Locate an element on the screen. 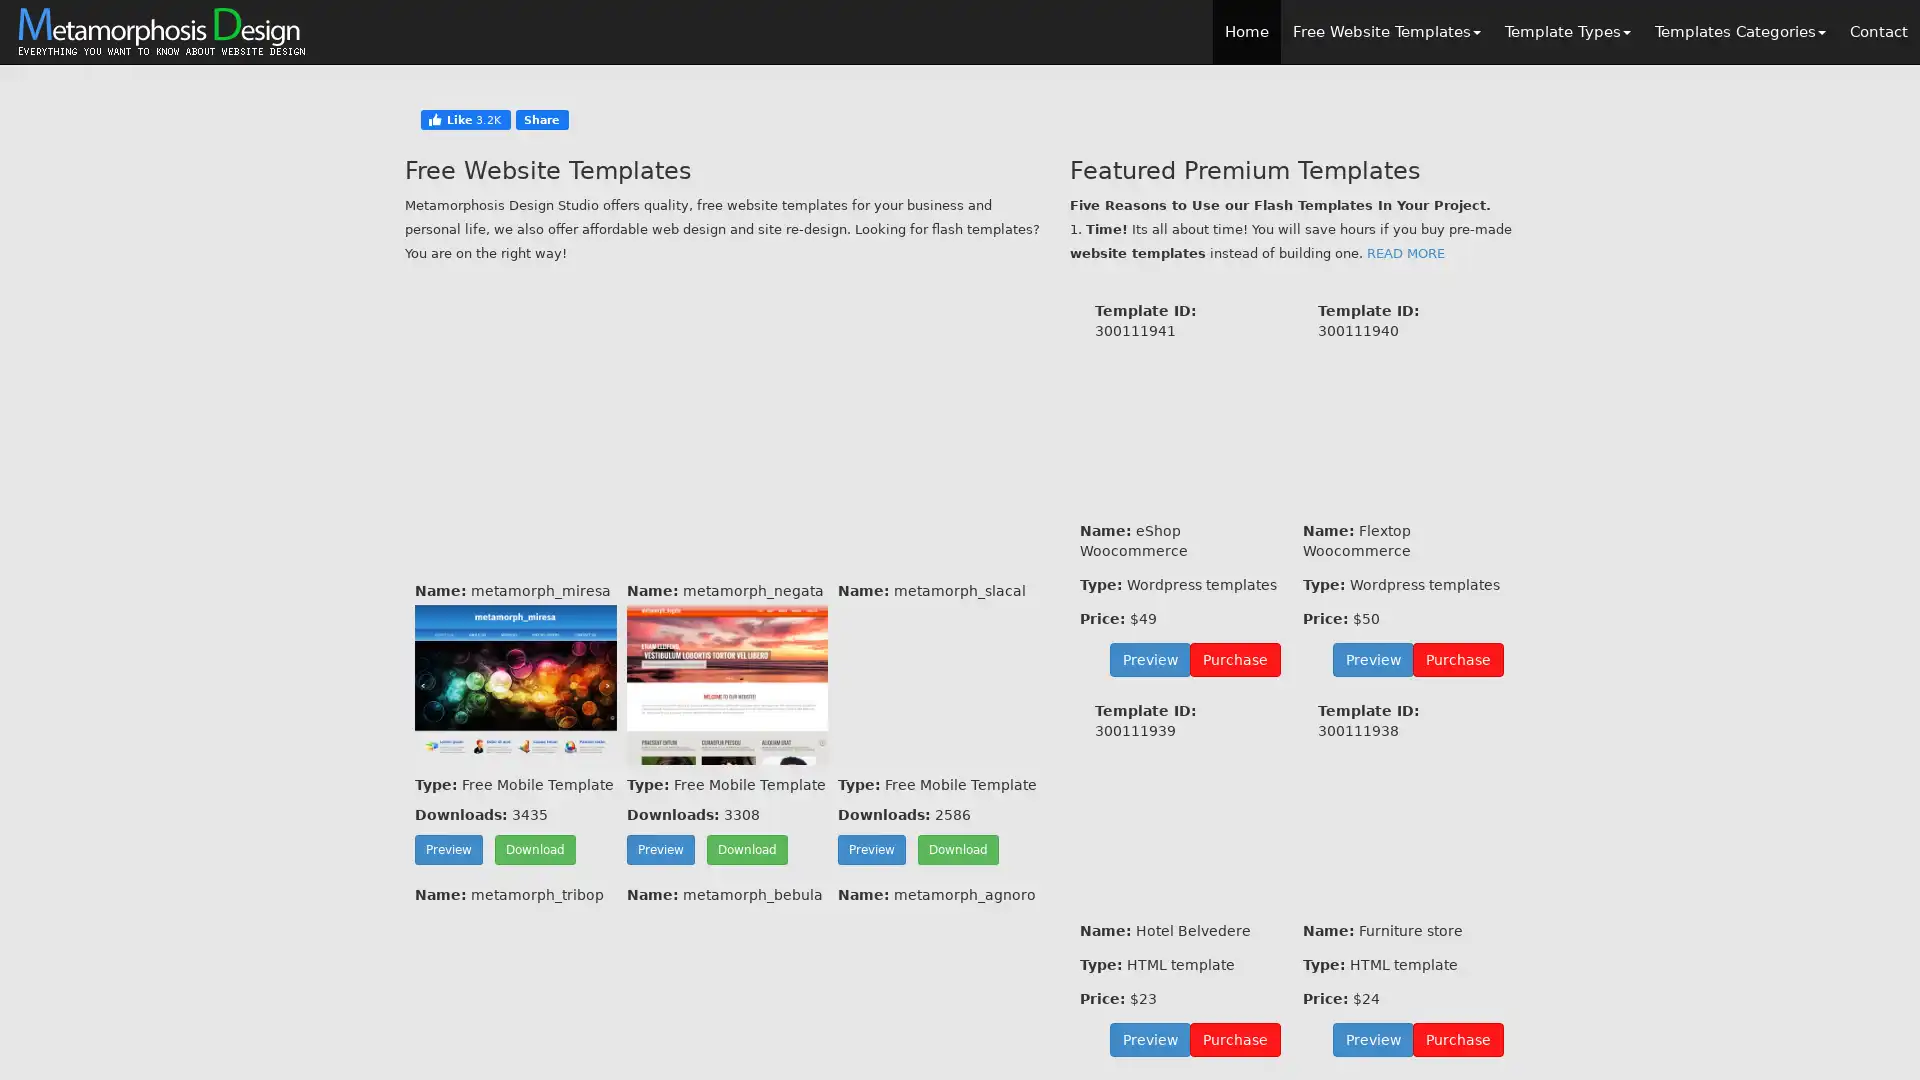 The height and width of the screenshot is (1080, 1920). Purchase is located at coordinates (1457, 659).